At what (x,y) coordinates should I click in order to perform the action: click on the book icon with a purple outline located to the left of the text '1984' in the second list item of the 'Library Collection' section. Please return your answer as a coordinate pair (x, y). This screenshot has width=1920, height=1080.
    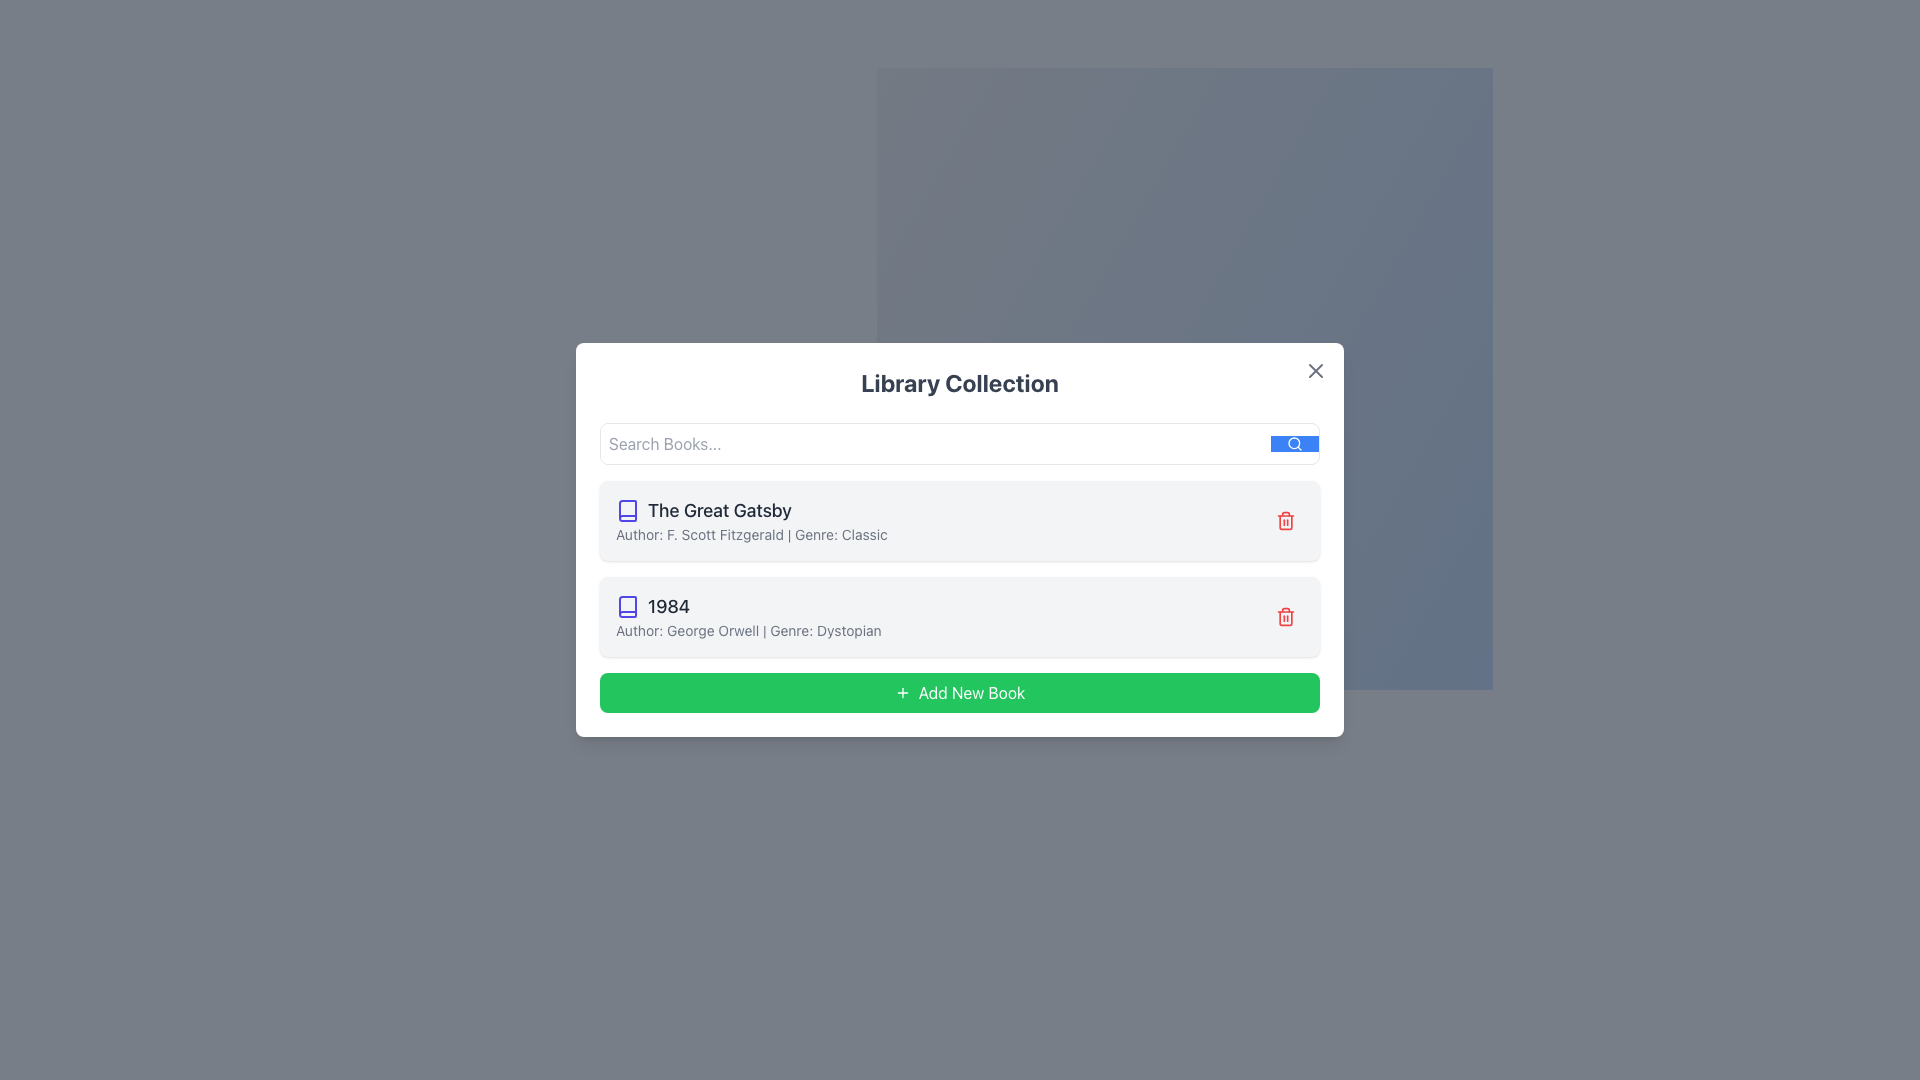
    Looking at the image, I should click on (627, 605).